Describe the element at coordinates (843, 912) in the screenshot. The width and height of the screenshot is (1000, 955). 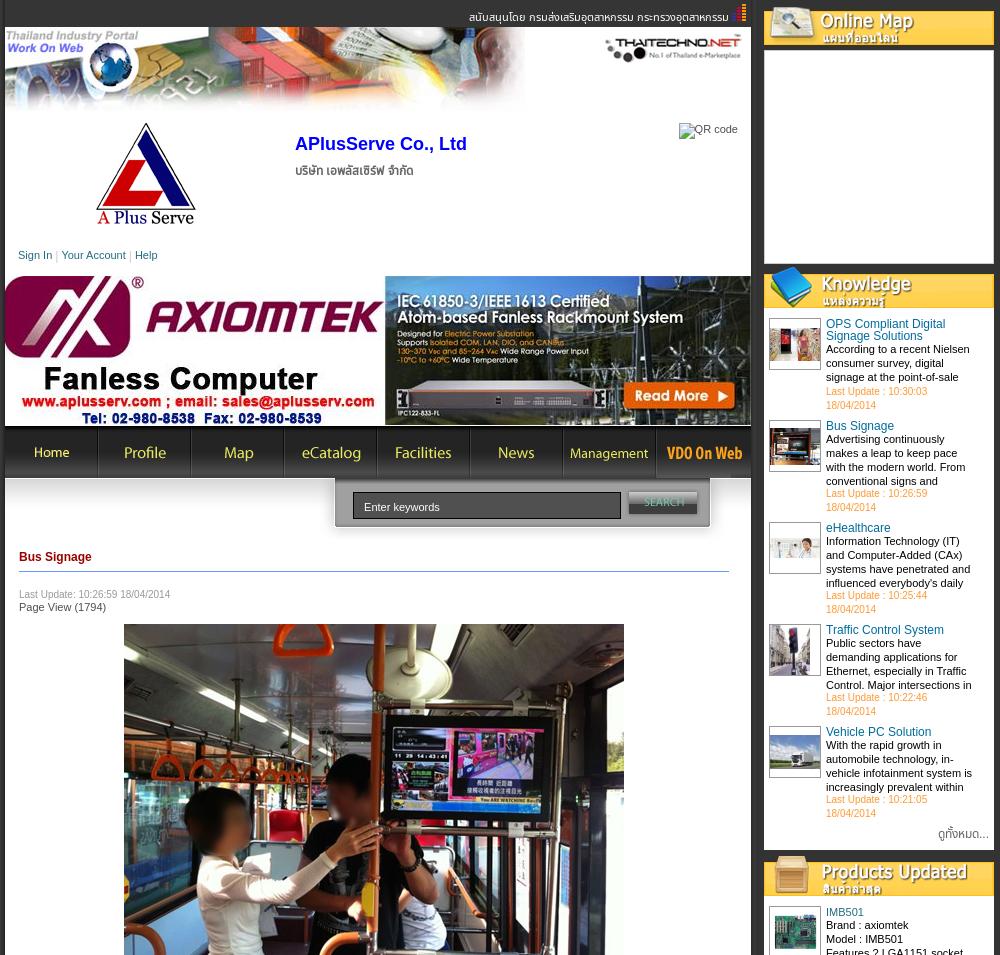
I see `'IMB501'` at that location.